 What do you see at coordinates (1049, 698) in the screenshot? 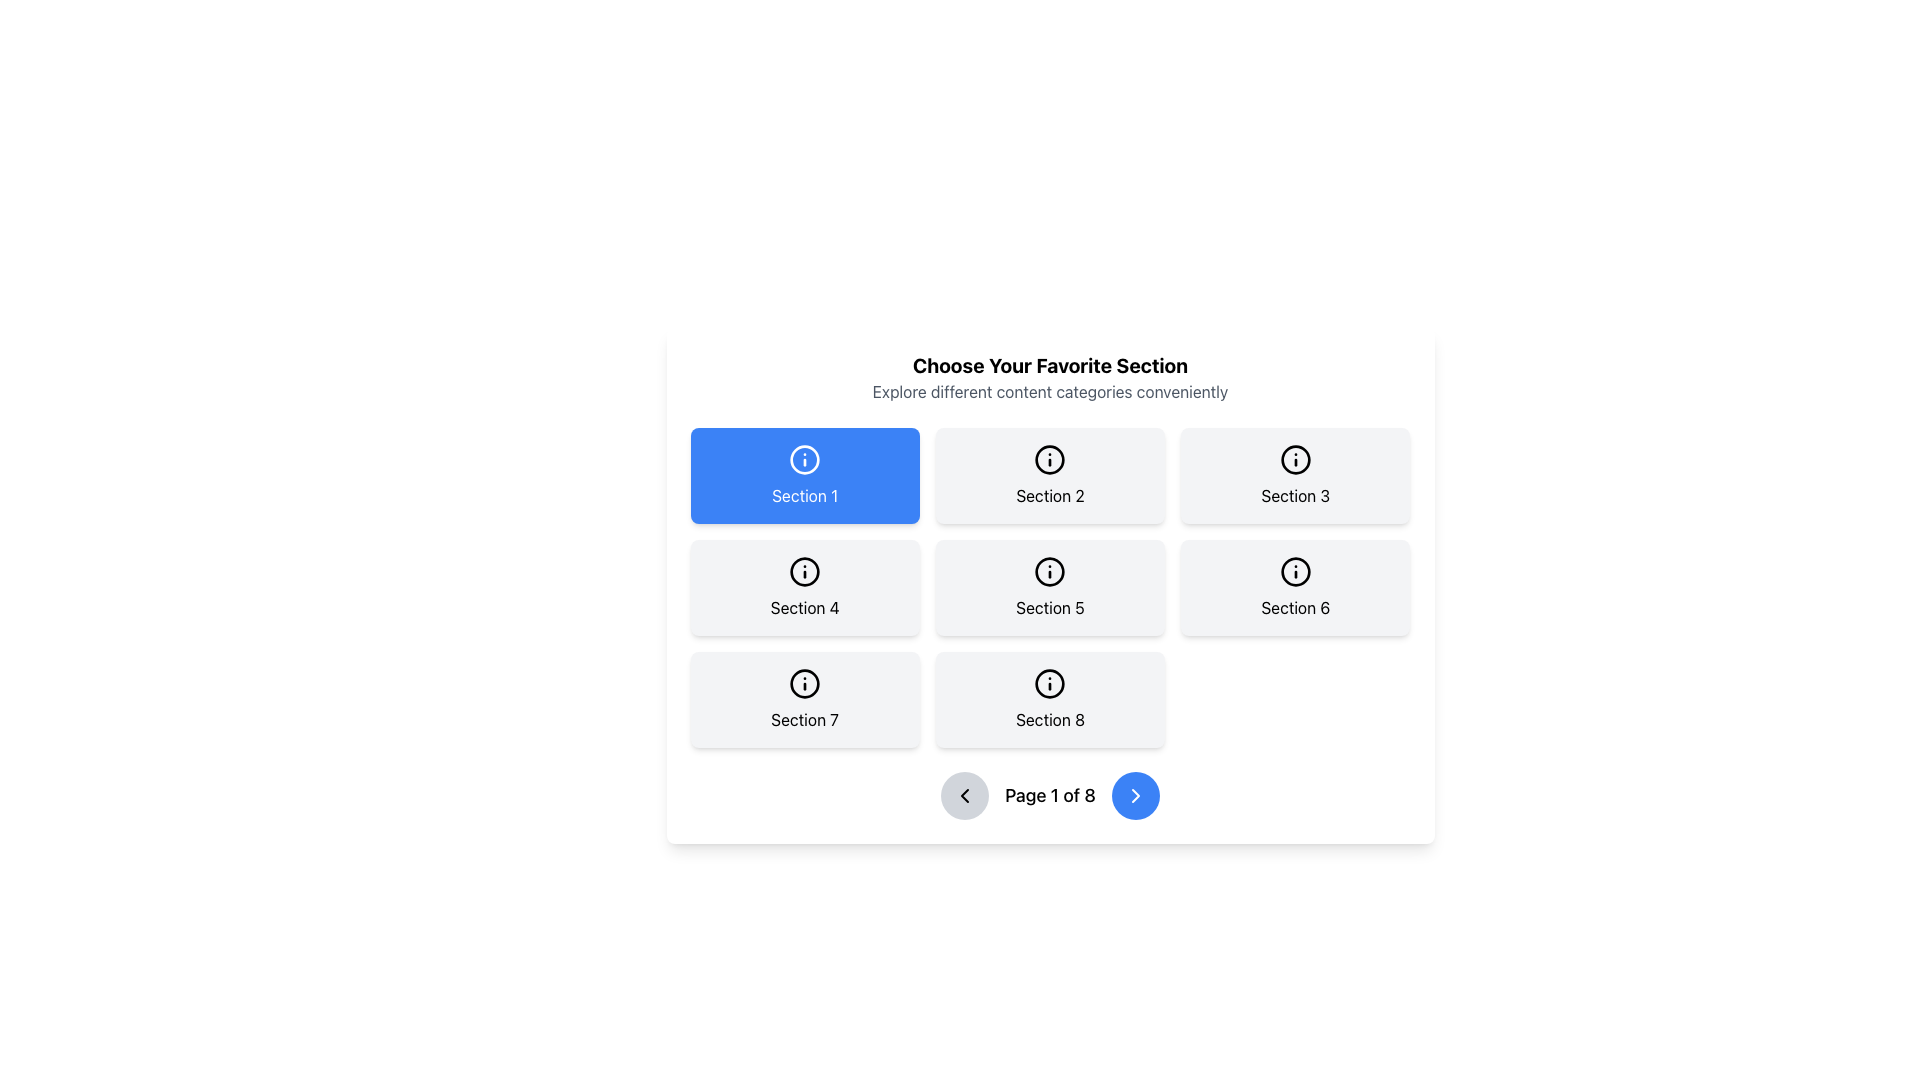
I see `the button labeled 'Section 8' with an information symbol, which is part of a grid layout in the third row and third column` at bounding box center [1049, 698].